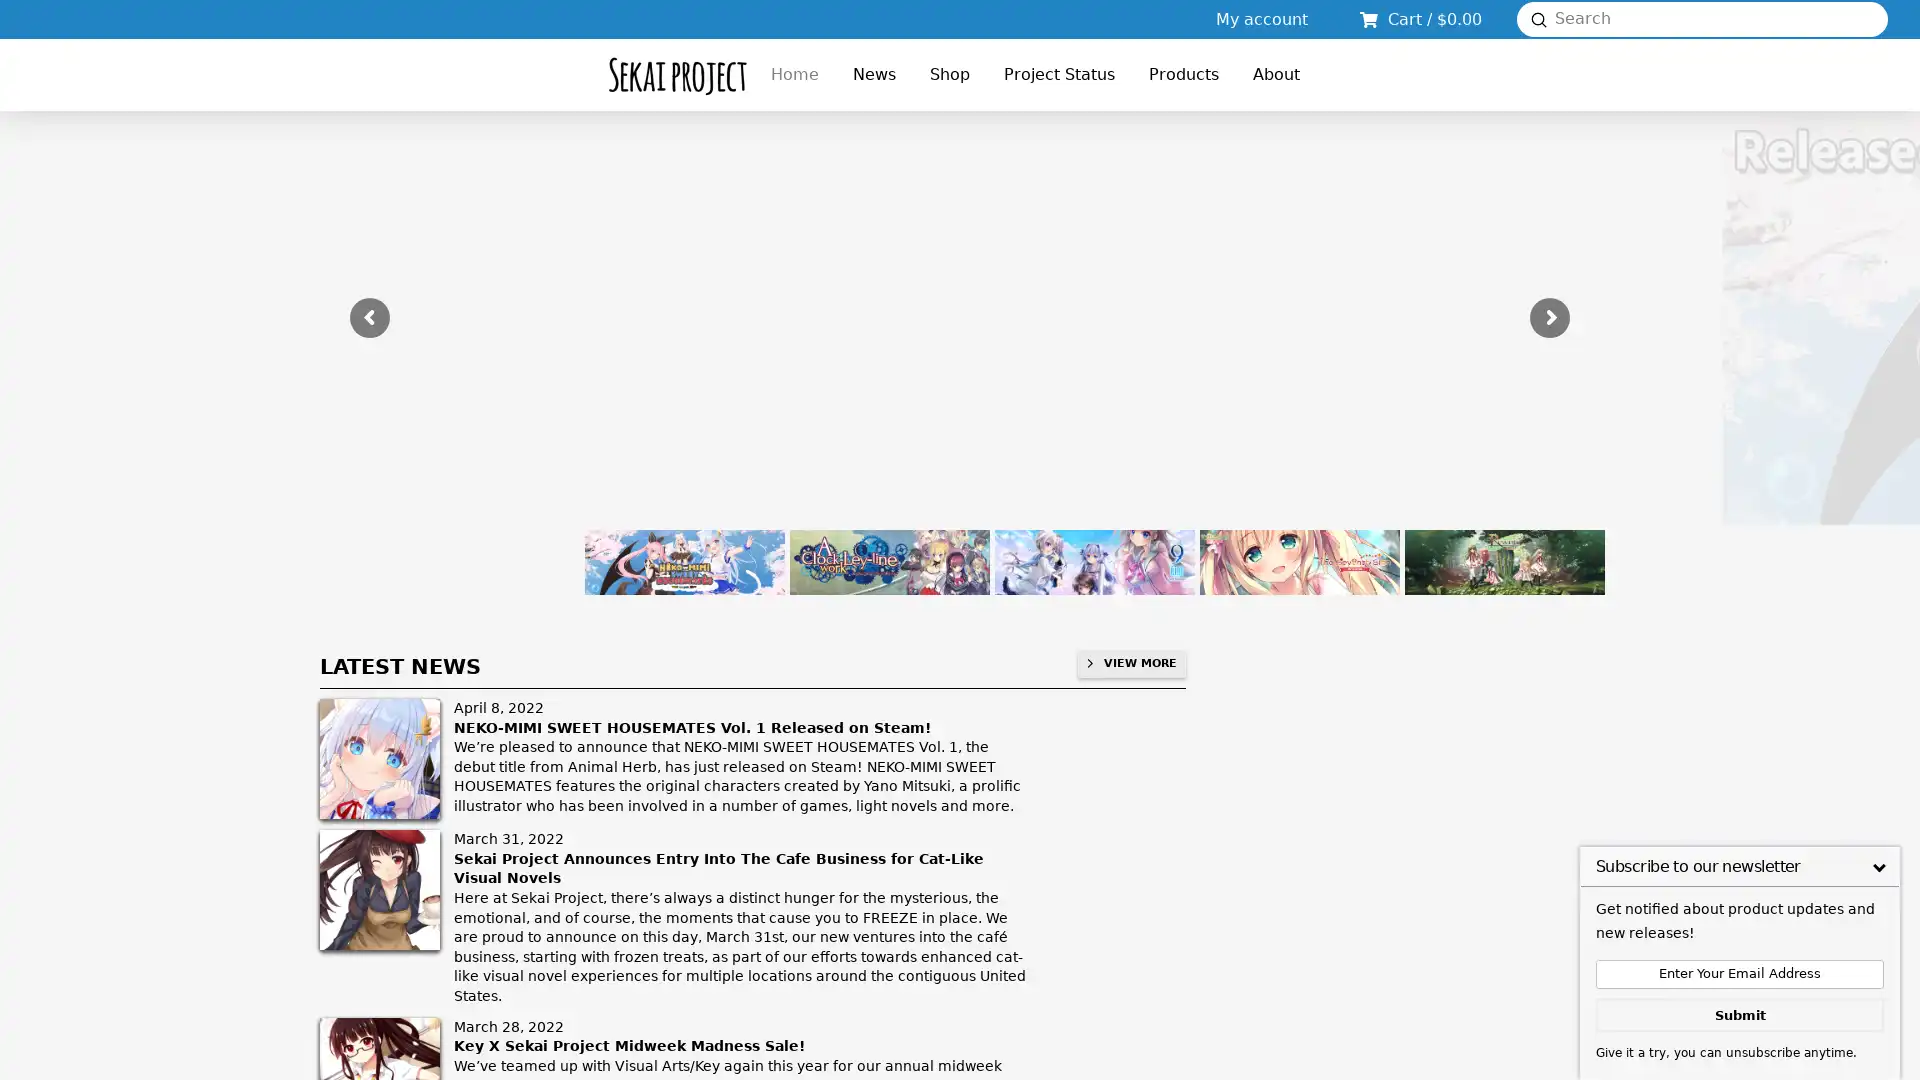 The image size is (1920, 1080). Describe the element at coordinates (1538, 19) in the screenshot. I see `Submit` at that location.